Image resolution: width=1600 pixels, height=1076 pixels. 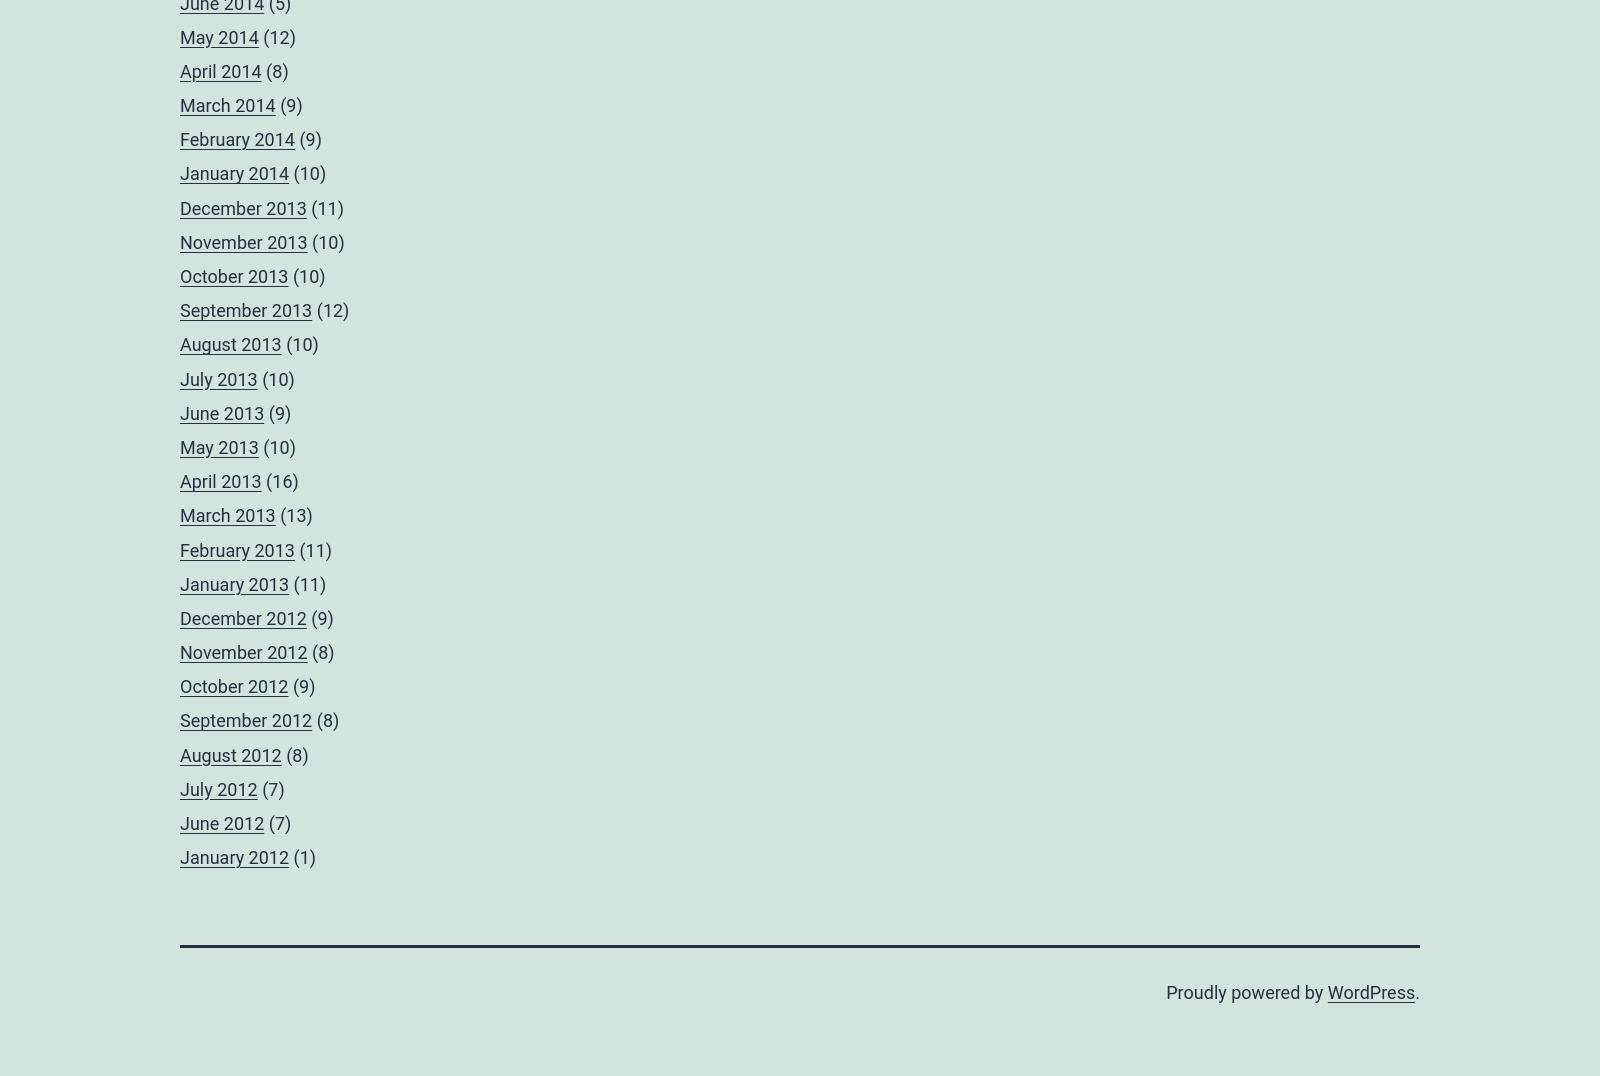 I want to click on 'April 2014', so click(x=220, y=70).